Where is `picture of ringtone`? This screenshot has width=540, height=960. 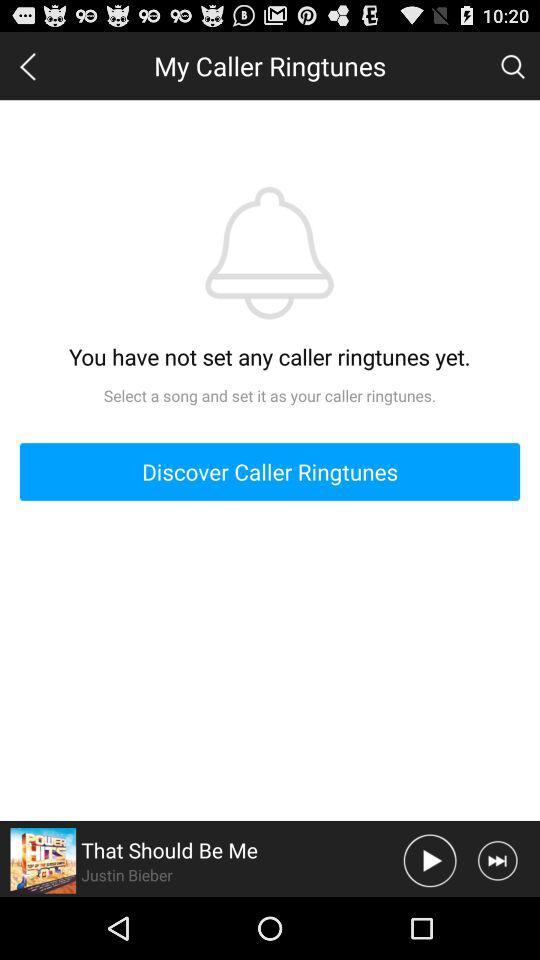
picture of ringtone is located at coordinates (43, 859).